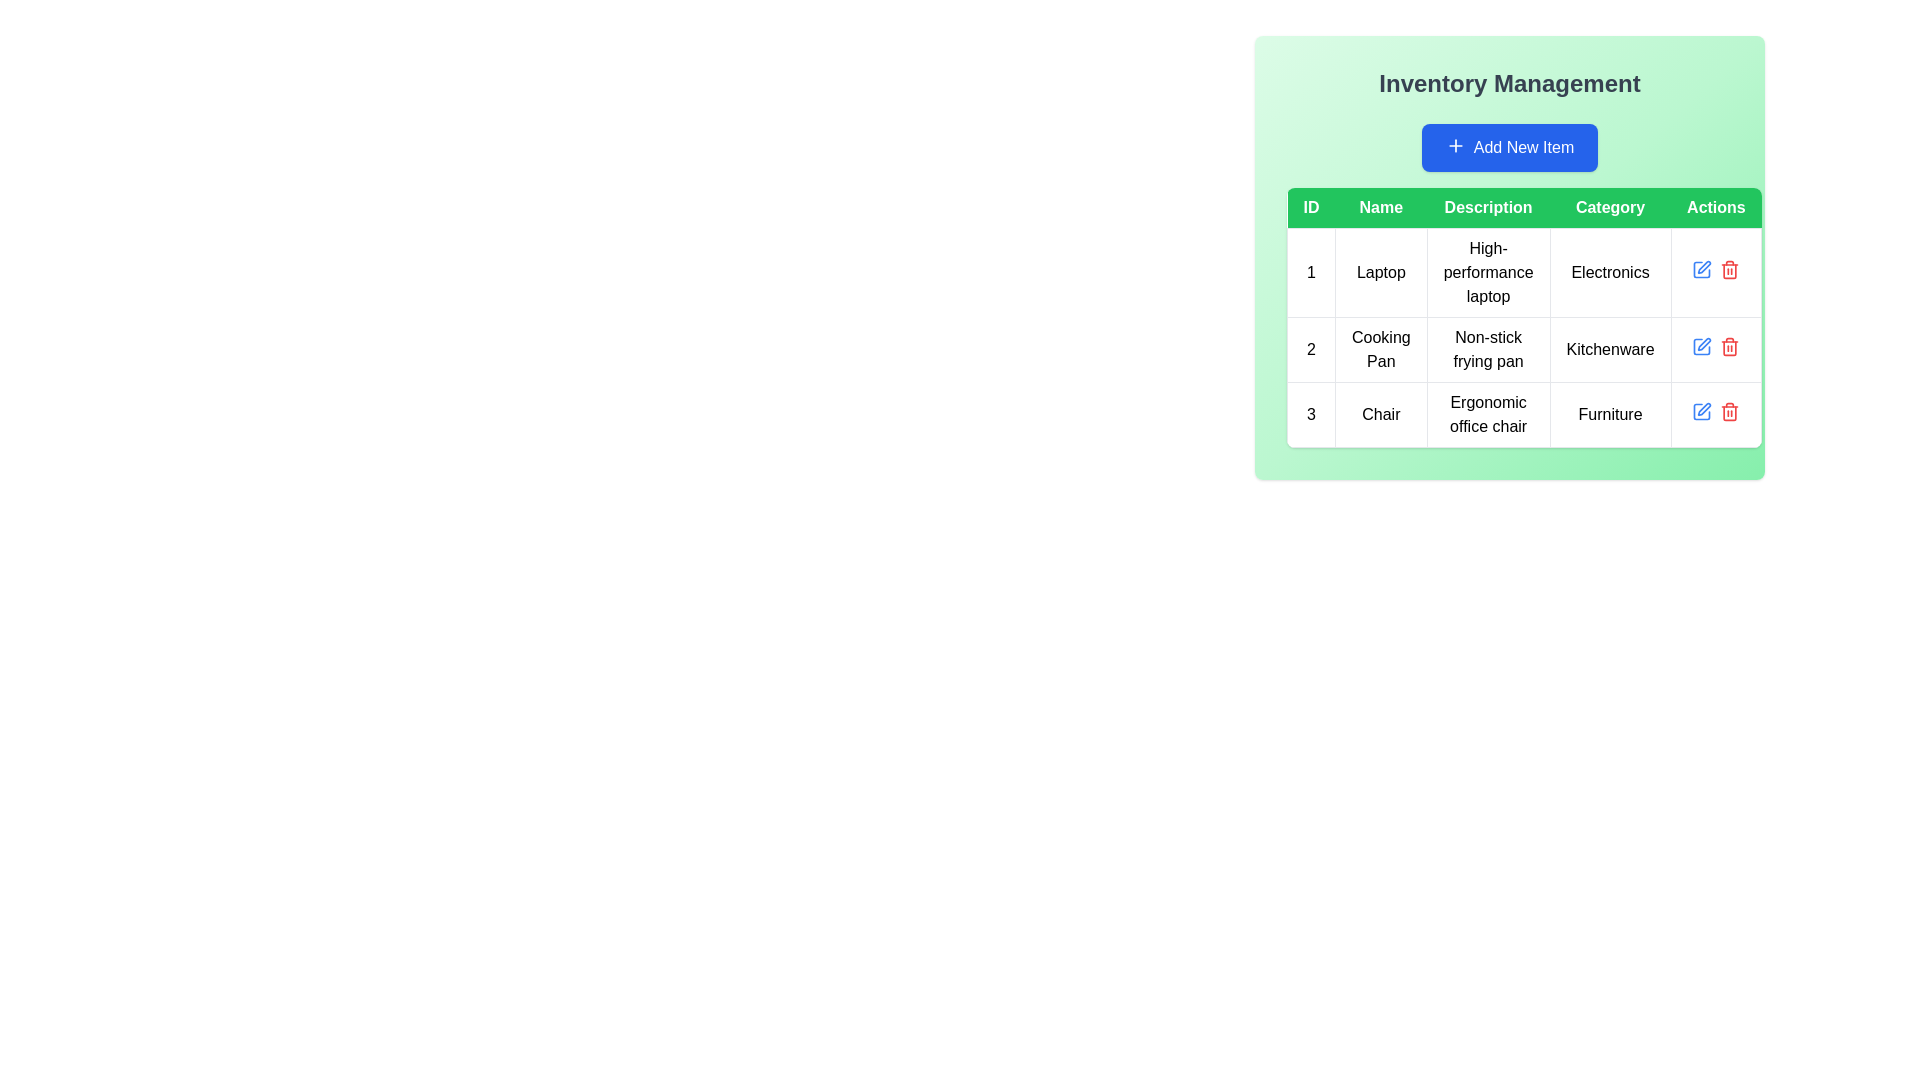 This screenshot has width=1920, height=1080. What do you see at coordinates (1510, 257) in the screenshot?
I see `the text display cell showing 'High-performance laptop' in the Inventory Management interface, located in the second column under the 'Description' header` at bounding box center [1510, 257].